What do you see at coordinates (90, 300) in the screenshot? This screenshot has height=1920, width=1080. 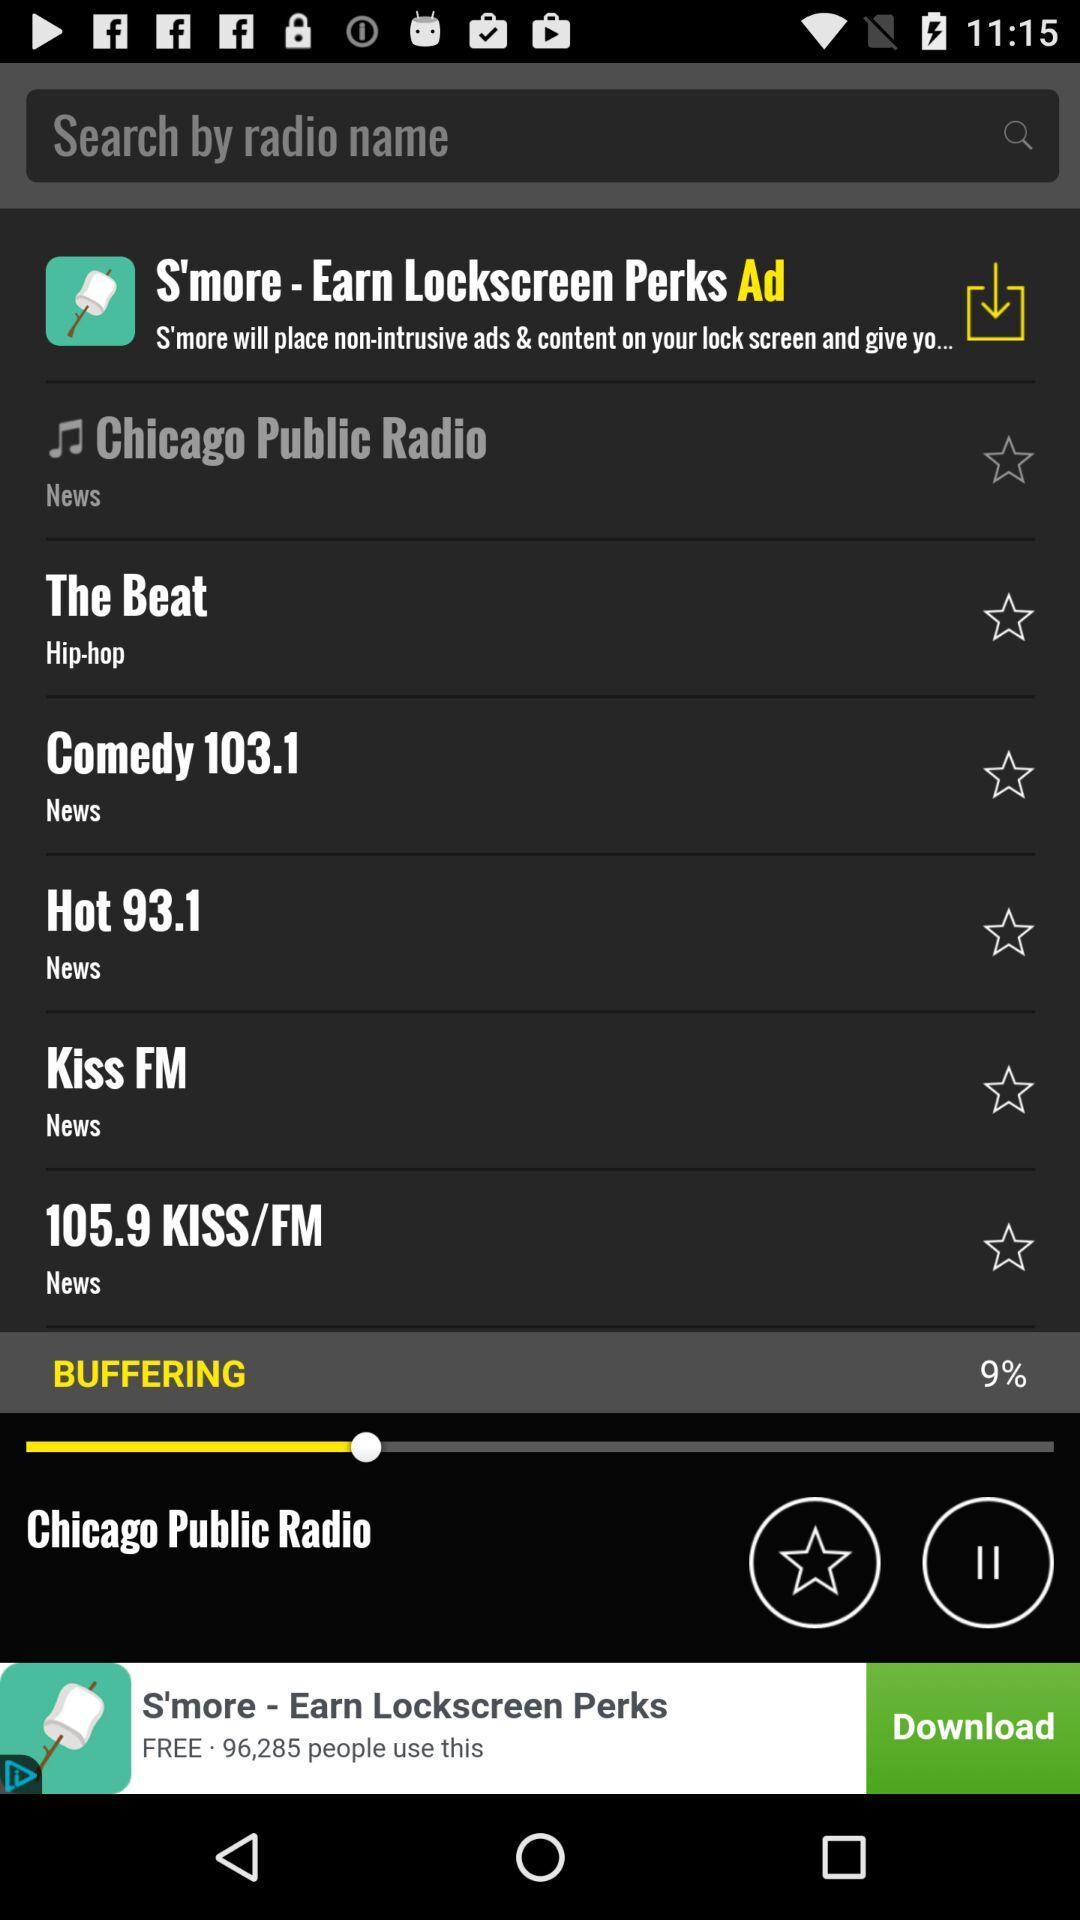 I see `open advertisement` at bounding box center [90, 300].